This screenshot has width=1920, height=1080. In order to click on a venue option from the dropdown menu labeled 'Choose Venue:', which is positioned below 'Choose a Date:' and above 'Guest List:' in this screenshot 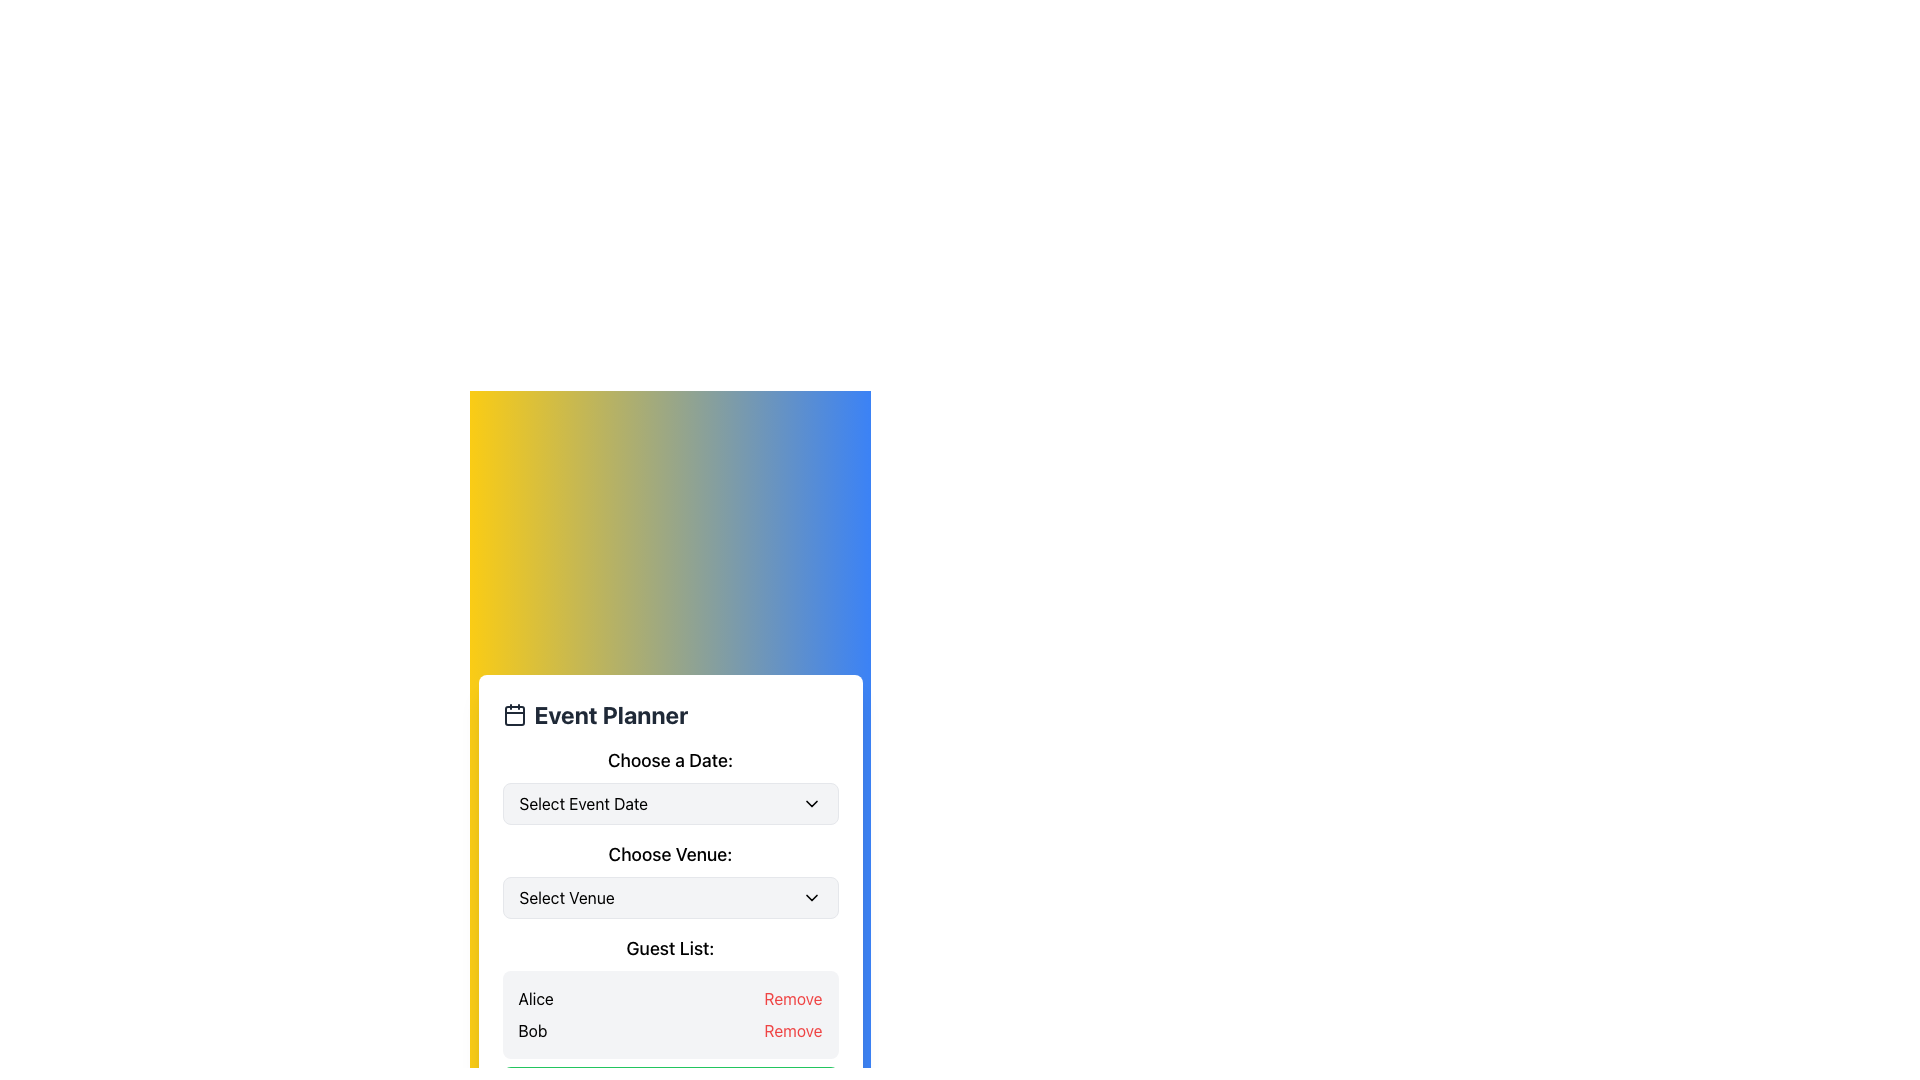, I will do `click(670, 878)`.